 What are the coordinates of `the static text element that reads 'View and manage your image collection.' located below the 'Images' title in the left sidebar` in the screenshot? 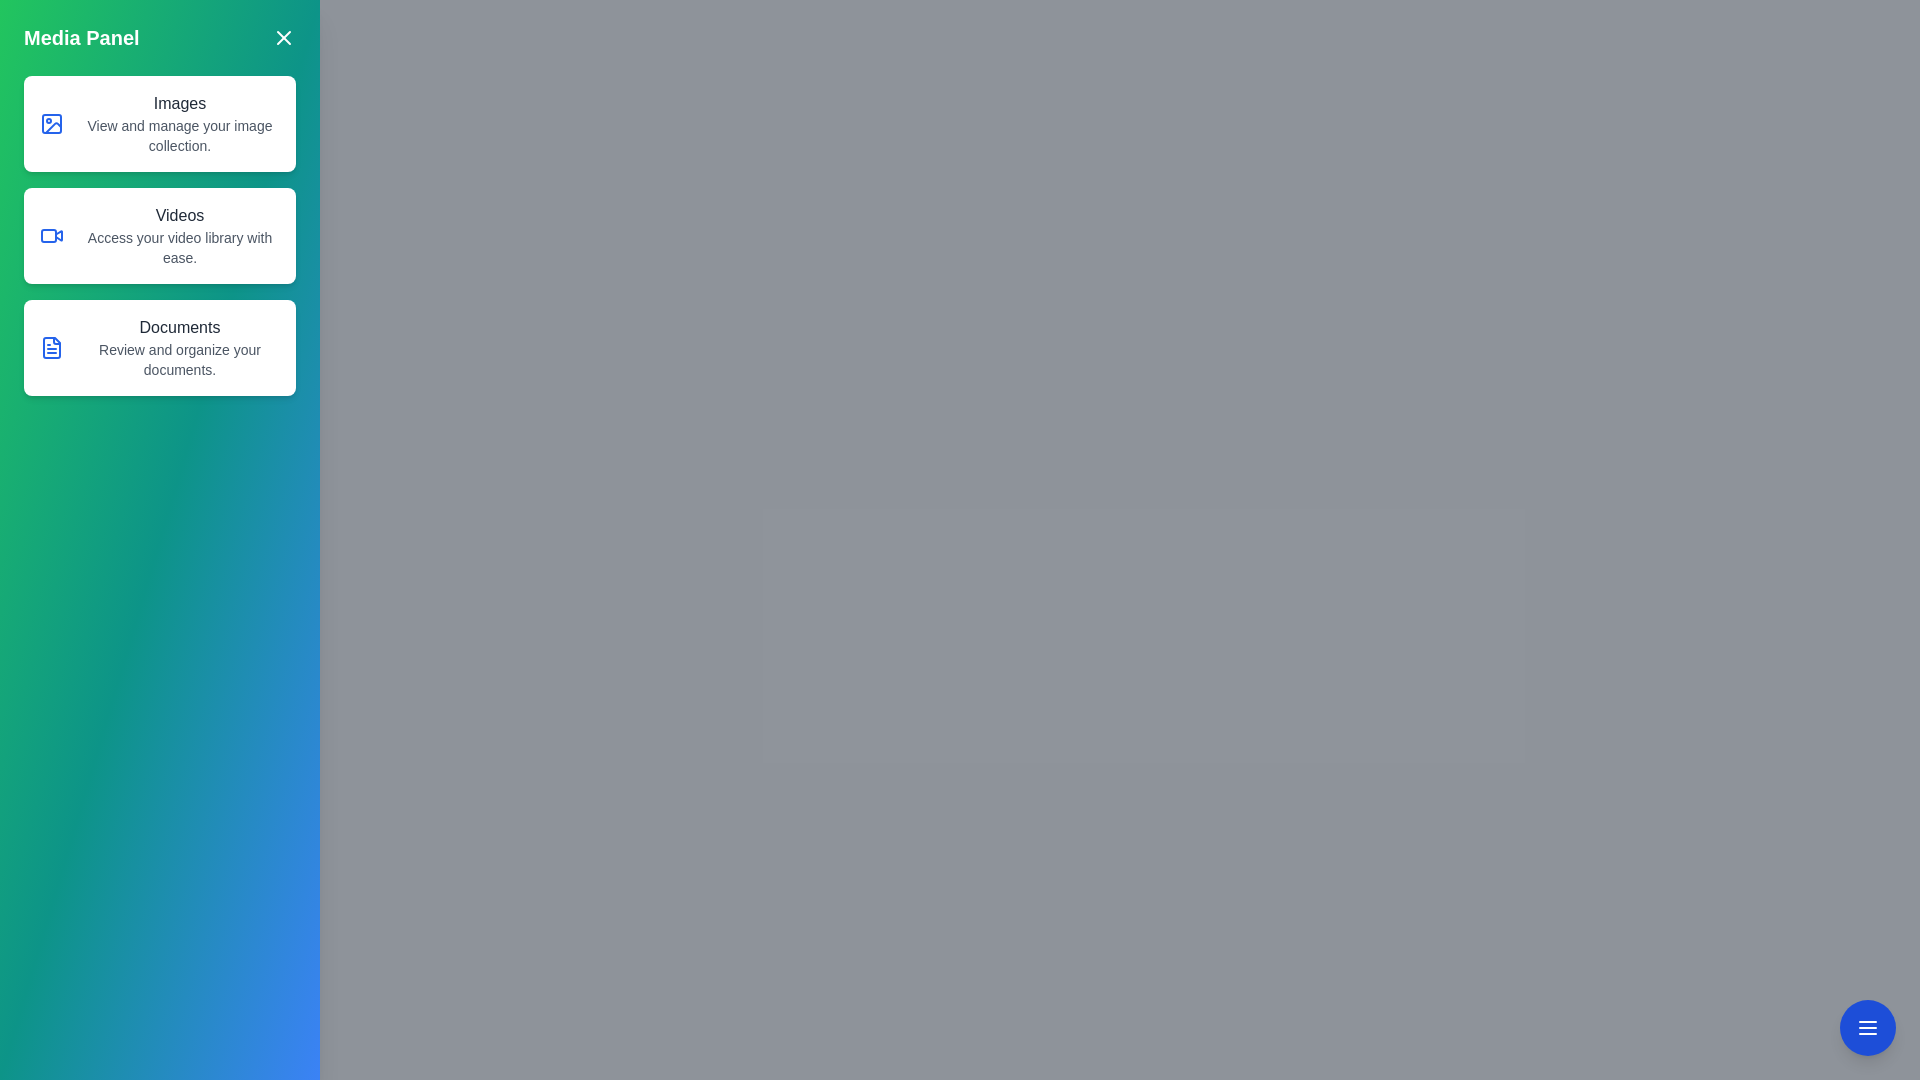 It's located at (180, 135).